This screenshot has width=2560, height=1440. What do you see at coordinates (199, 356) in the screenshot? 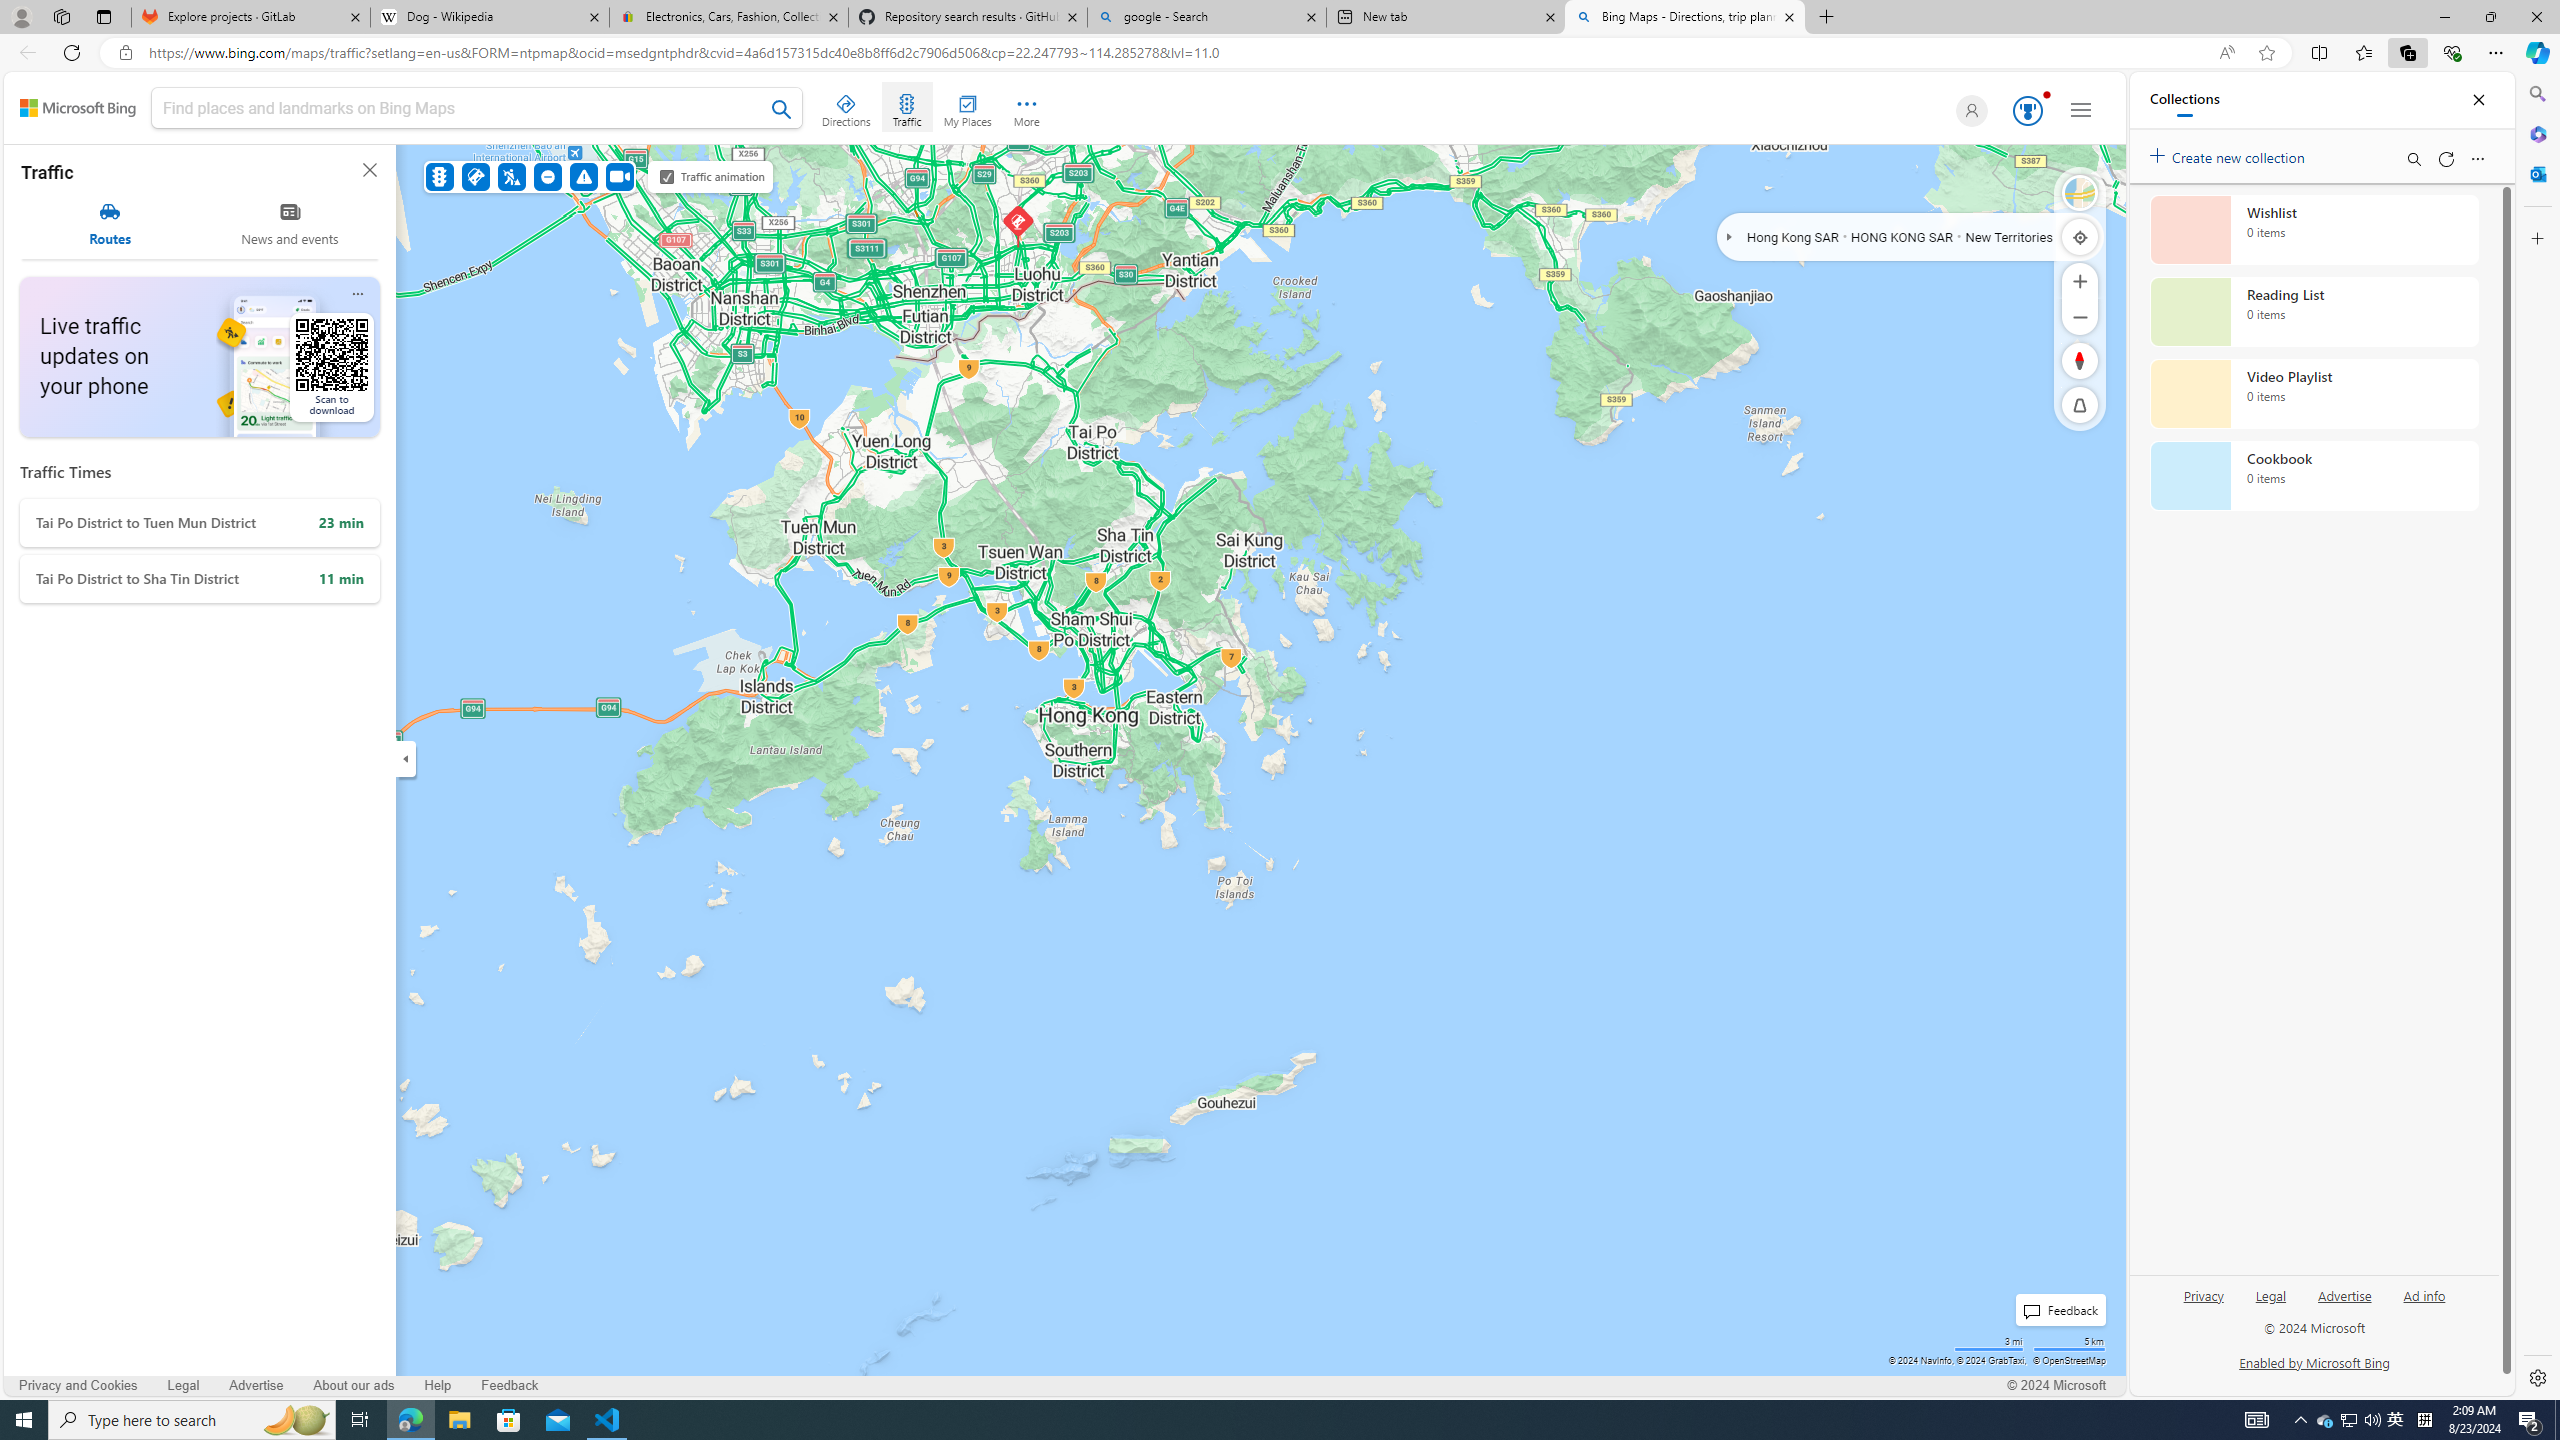
I see `'Live traffic updates on your phone Scan to download'` at bounding box center [199, 356].